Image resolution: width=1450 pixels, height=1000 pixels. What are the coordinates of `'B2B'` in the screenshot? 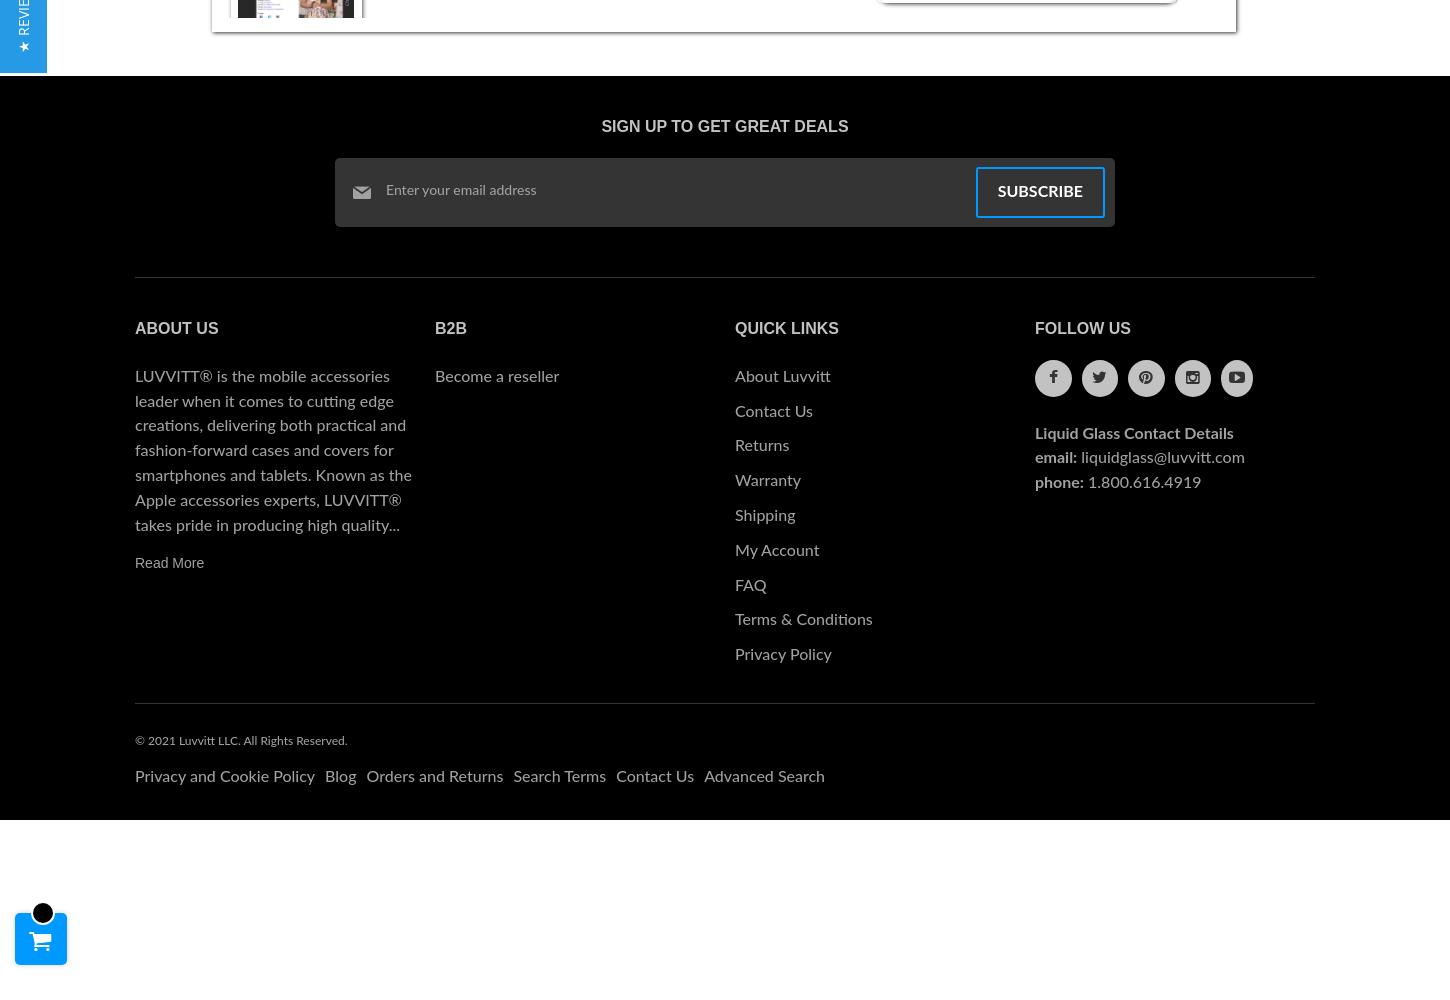 It's located at (449, 327).